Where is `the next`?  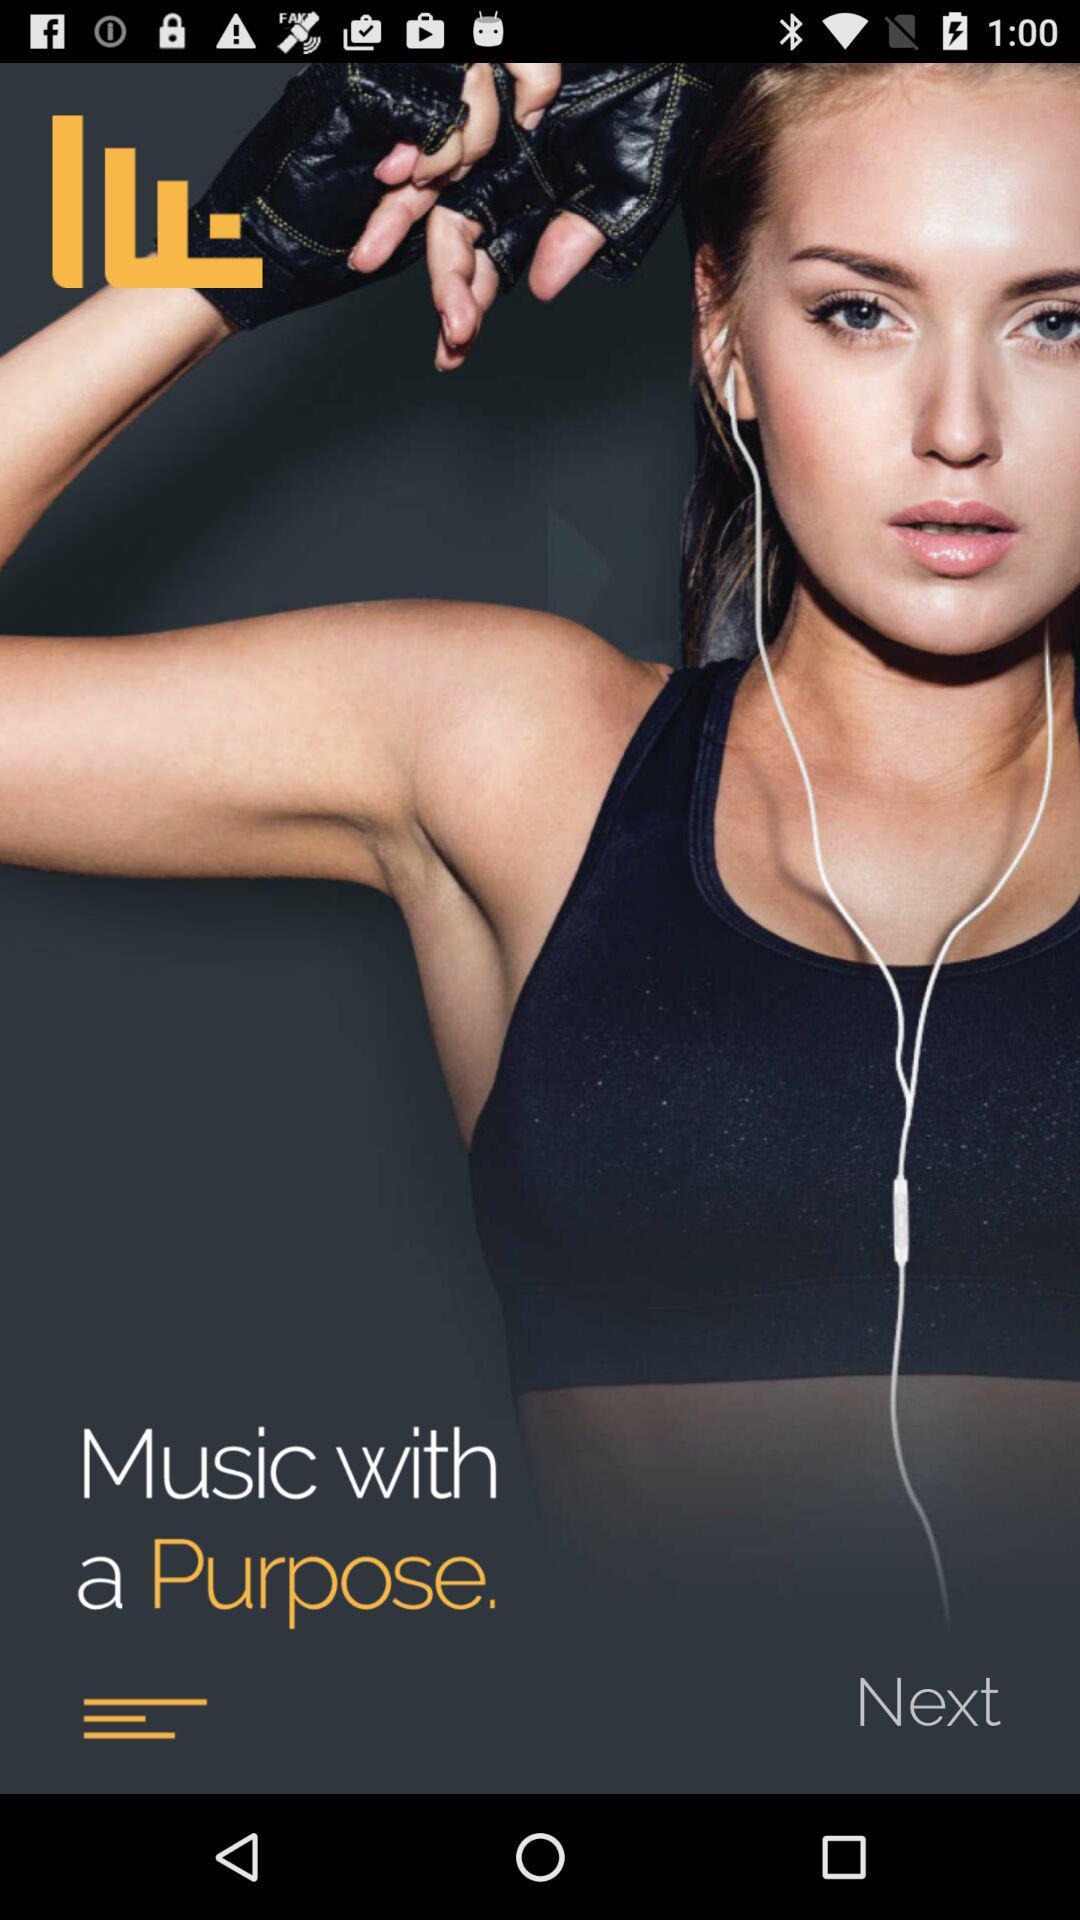 the next is located at coordinates (940, 1687).